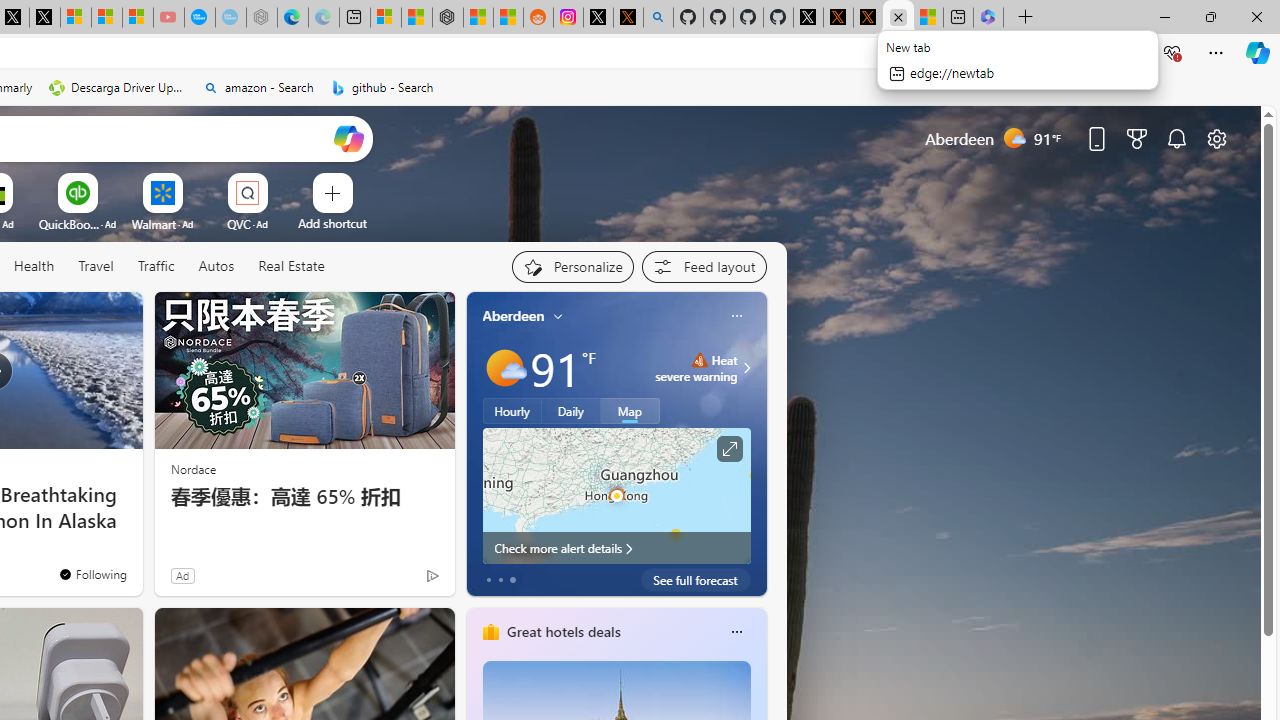 The height and width of the screenshot is (720, 1280). What do you see at coordinates (988, 17) in the screenshot?
I see `'Login | Microsoft 365'` at bounding box center [988, 17].